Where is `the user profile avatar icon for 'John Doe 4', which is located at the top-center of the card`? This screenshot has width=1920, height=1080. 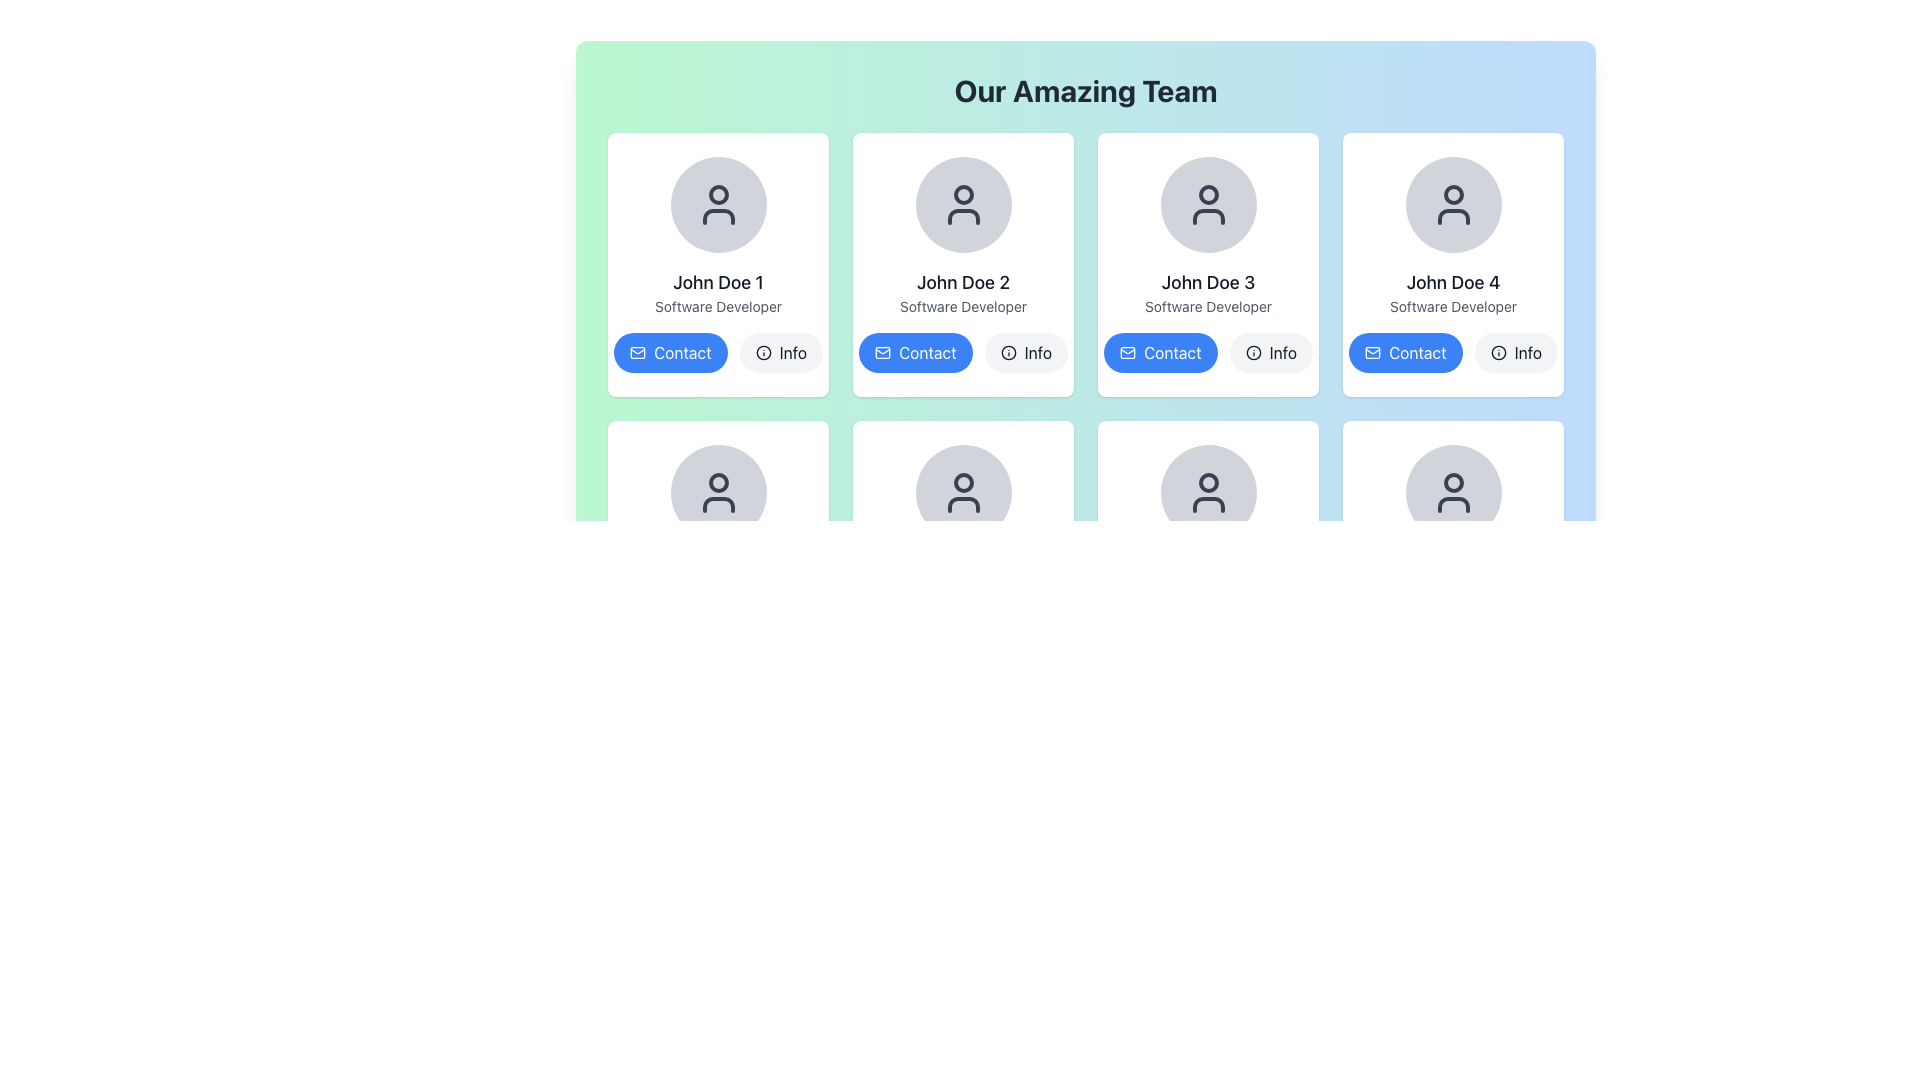
the user profile avatar icon for 'John Doe 4', which is located at the top-center of the card is located at coordinates (1453, 195).